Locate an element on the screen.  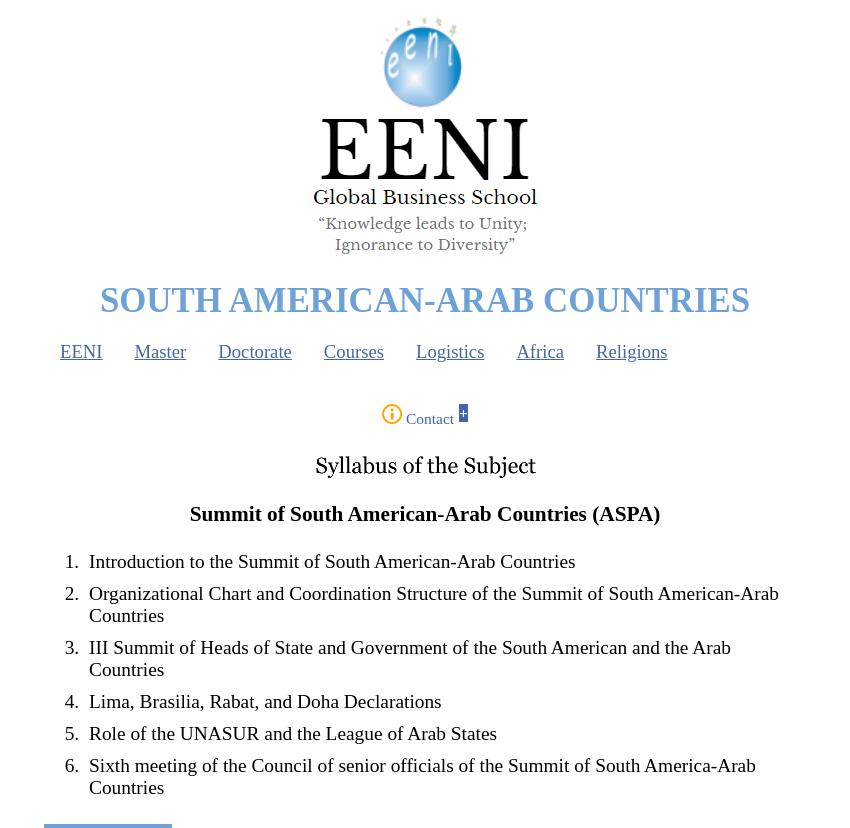
'Sixth meeting of the Council of senior officials of the Summit of South America-Arab Countries' is located at coordinates (422, 776).